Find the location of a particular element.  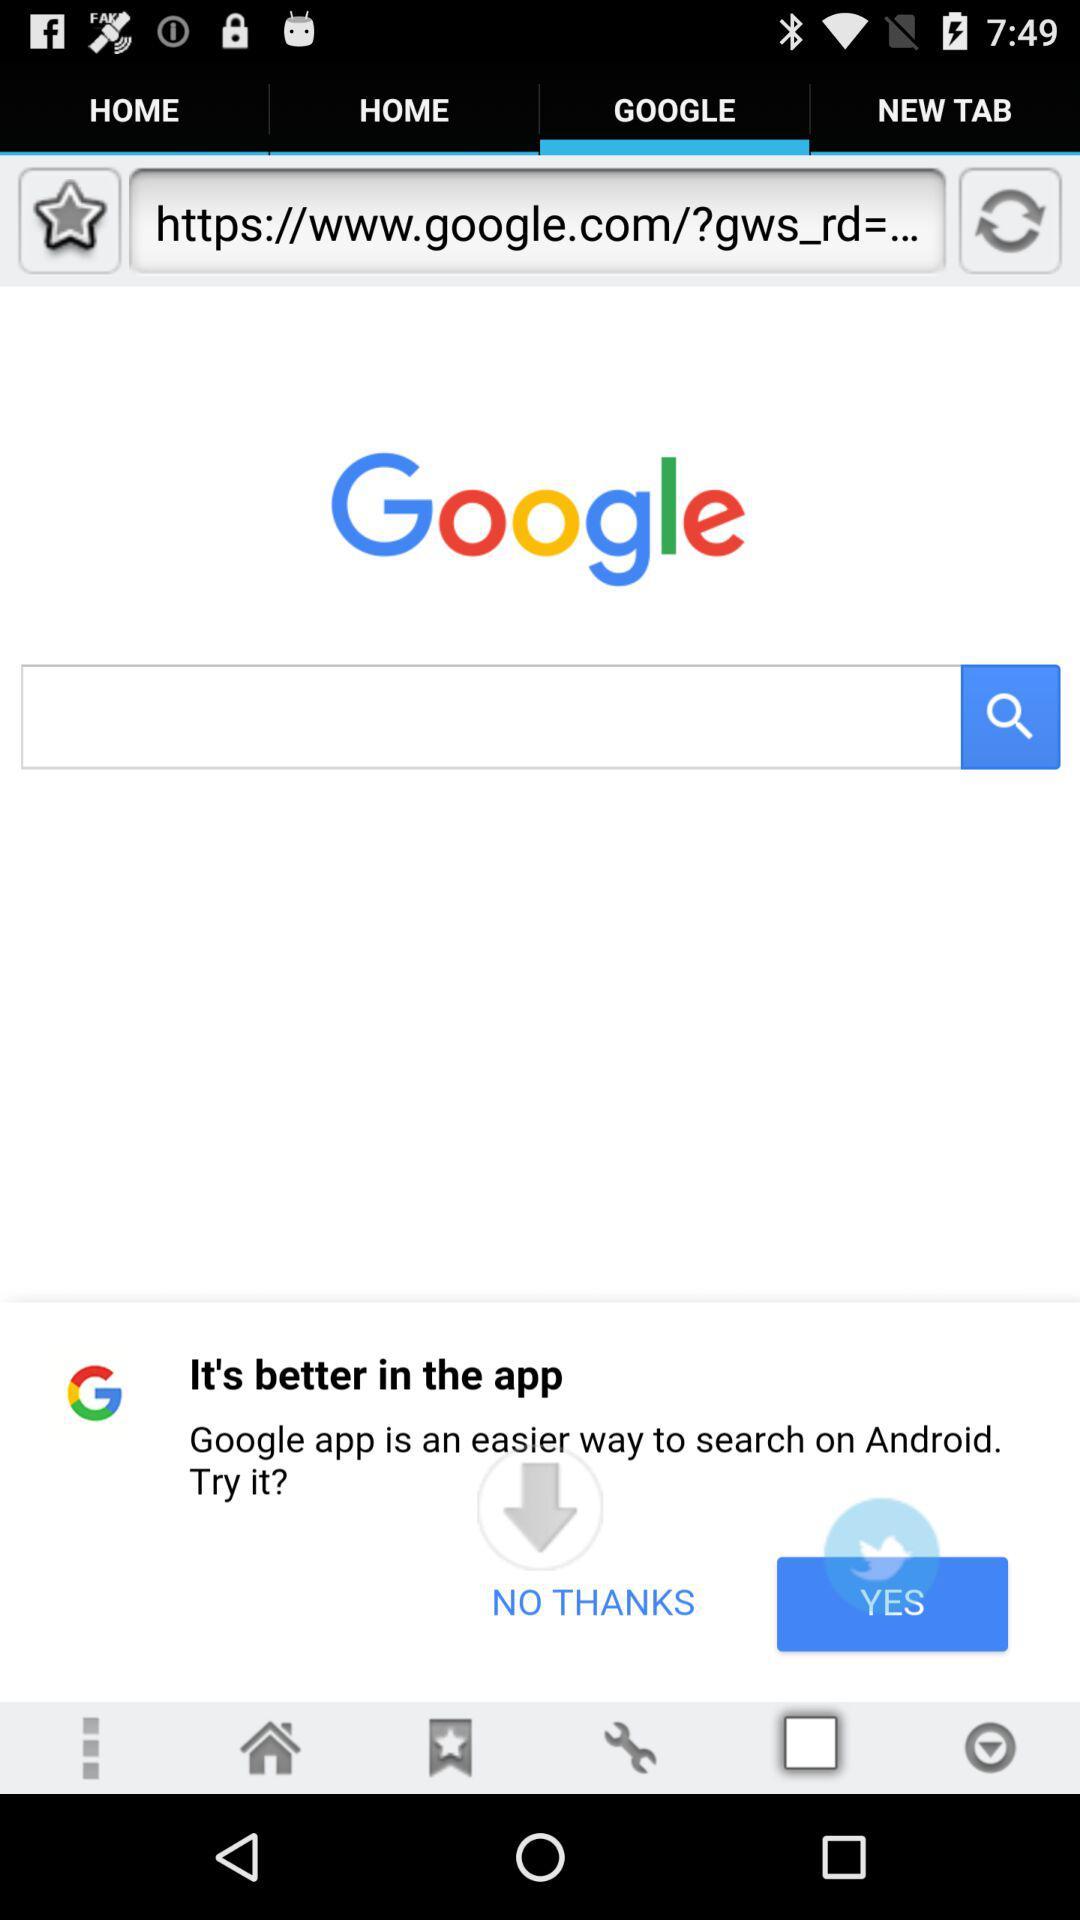

the settings button on the web page is located at coordinates (628, 1746).